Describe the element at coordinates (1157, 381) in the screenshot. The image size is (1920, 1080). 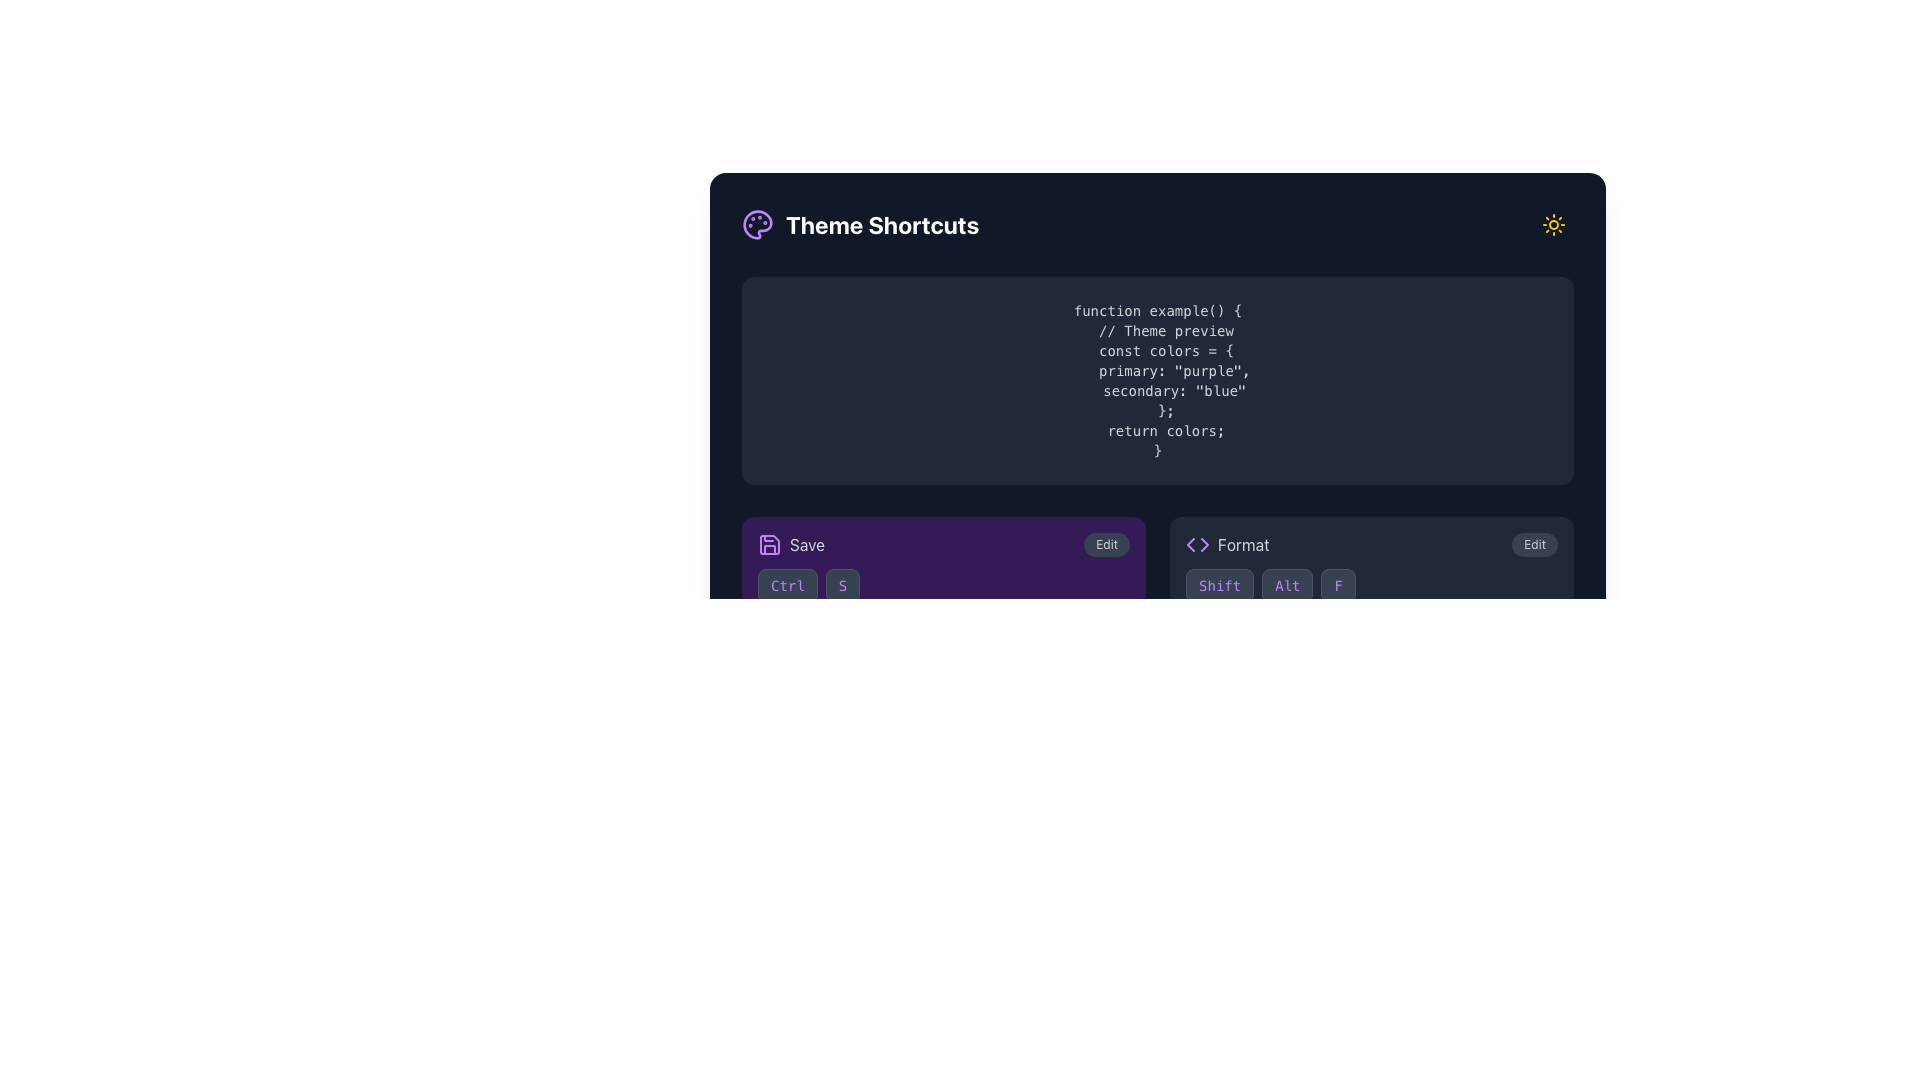
I see `the Static text display containing JavaScript code by navigating to inspect it` at that location.